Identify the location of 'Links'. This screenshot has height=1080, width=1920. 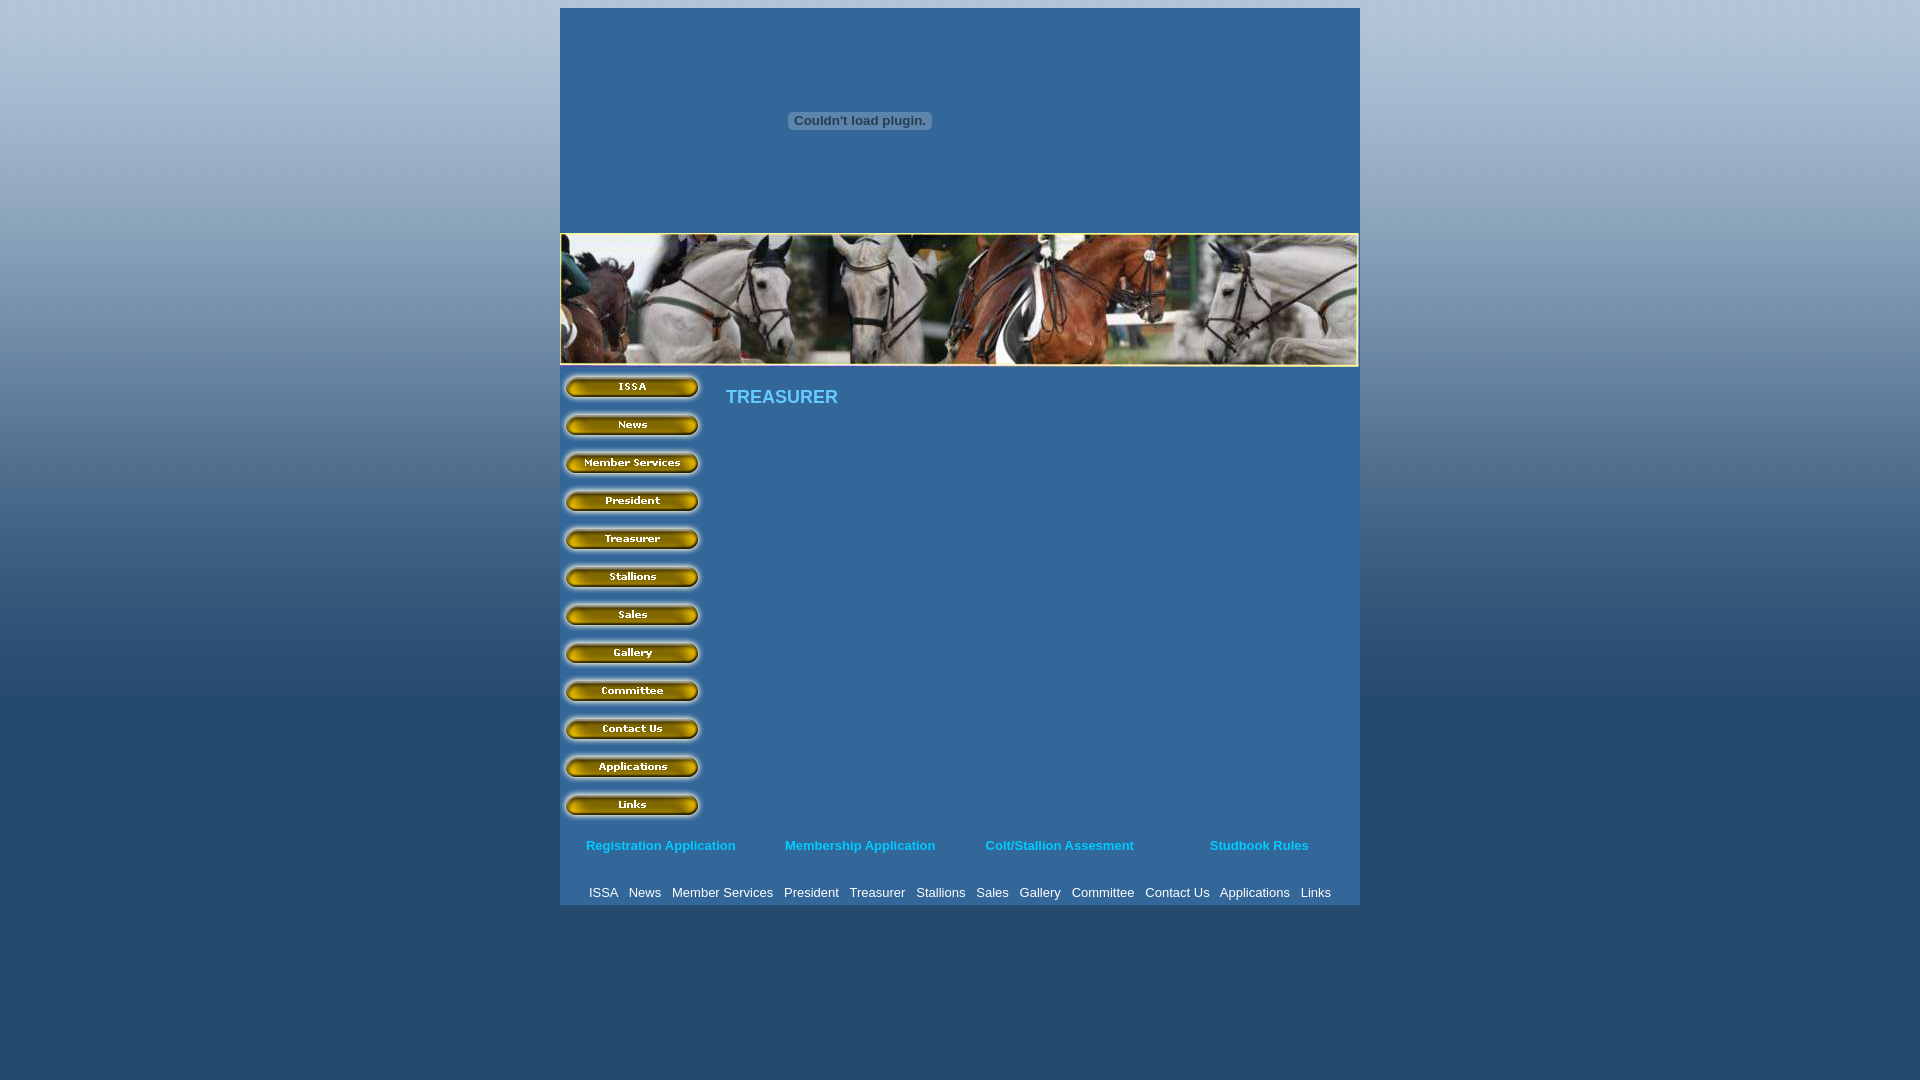
(1315, 891).